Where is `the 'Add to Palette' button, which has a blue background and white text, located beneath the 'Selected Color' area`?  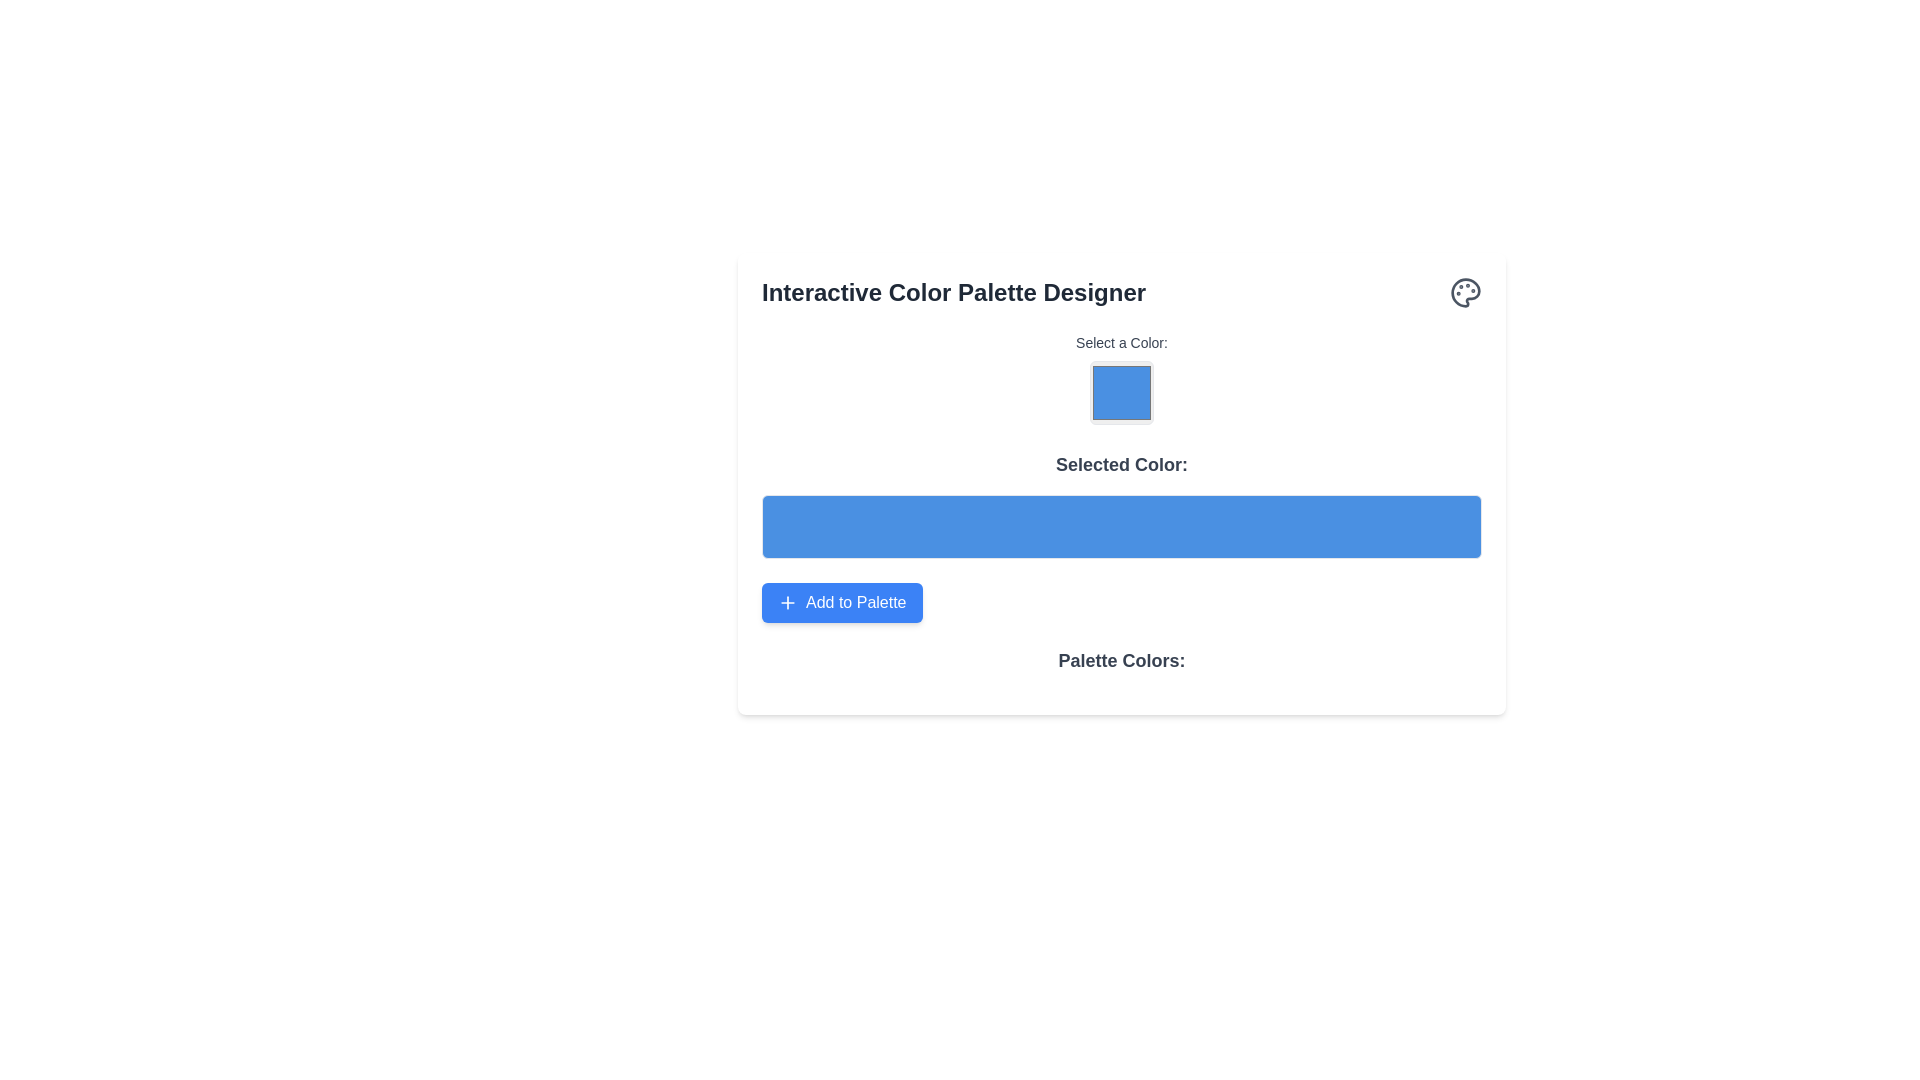
the 'Add to Palette' button, which has a blue background and white text, located beneath the 'Selected Color' area is located at coordinates (841, 601).